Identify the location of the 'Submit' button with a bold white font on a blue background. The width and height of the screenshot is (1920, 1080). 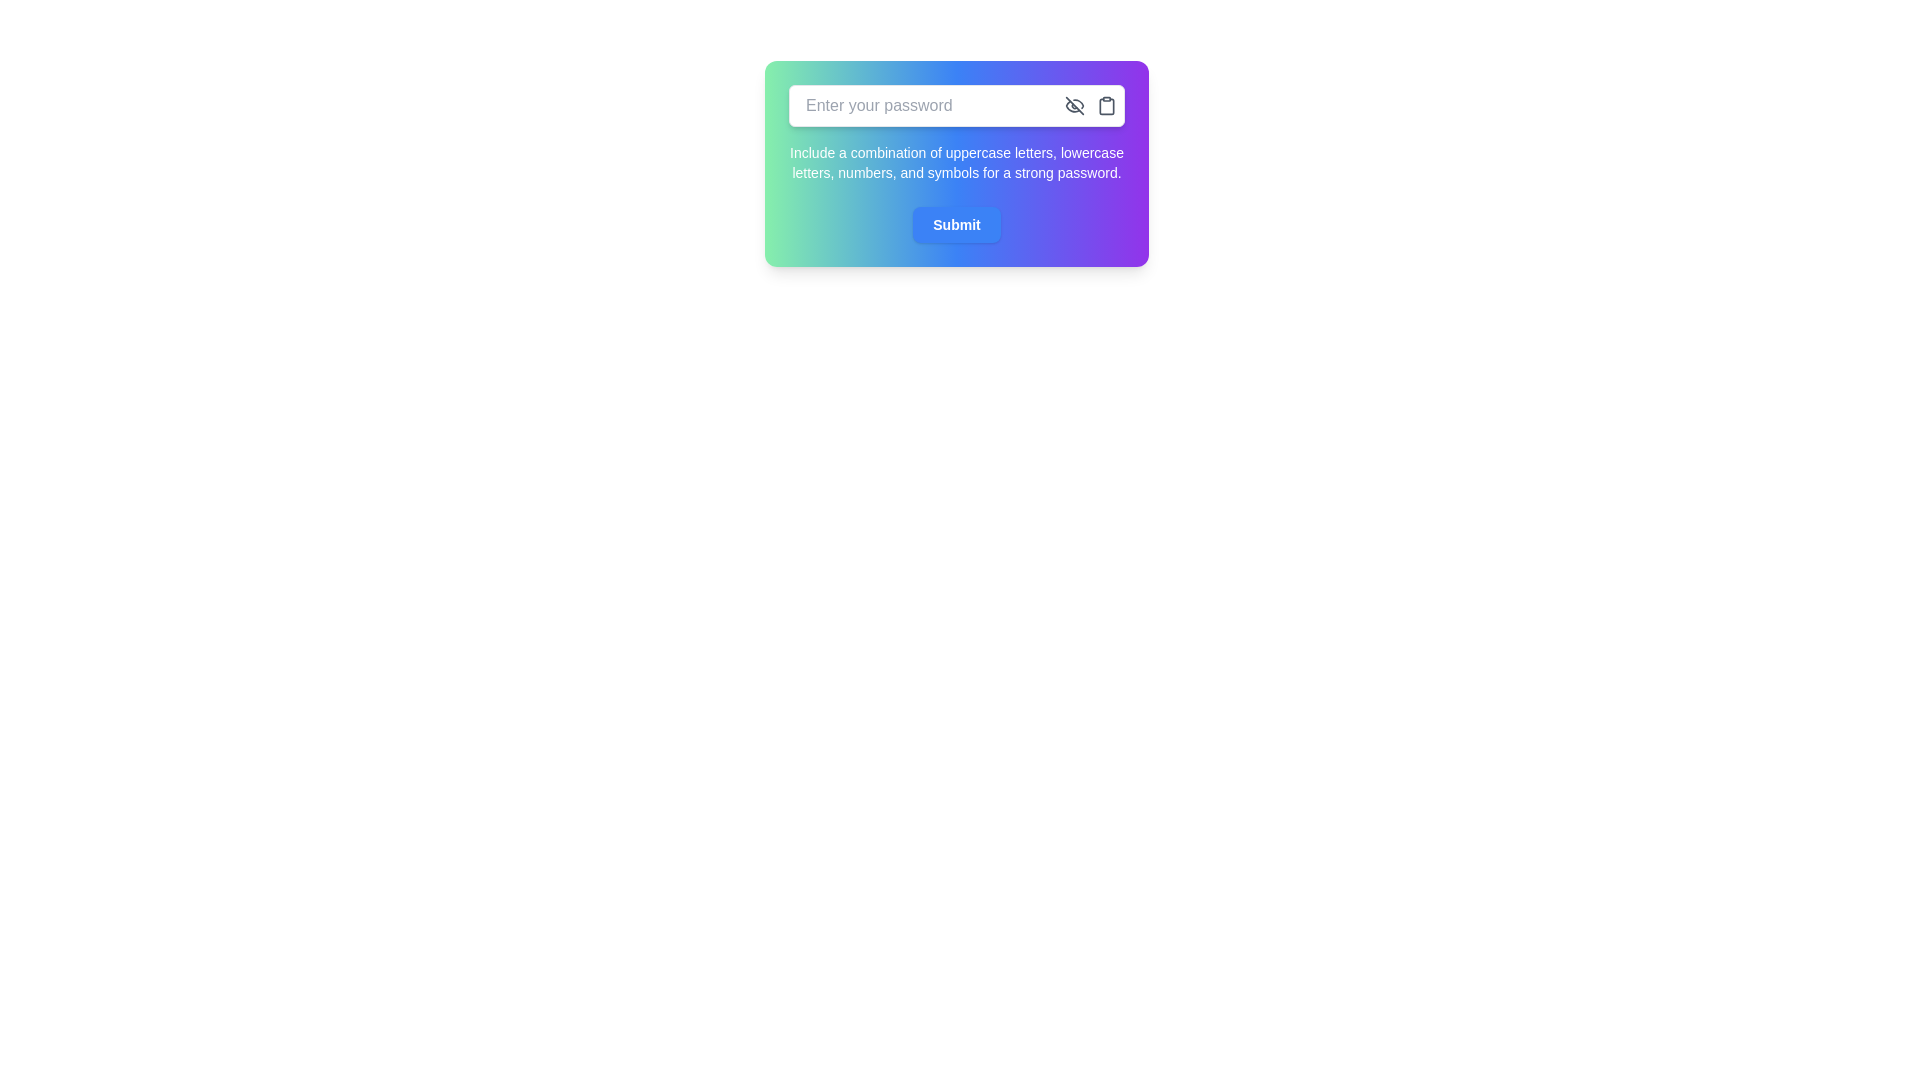
(955, 224).